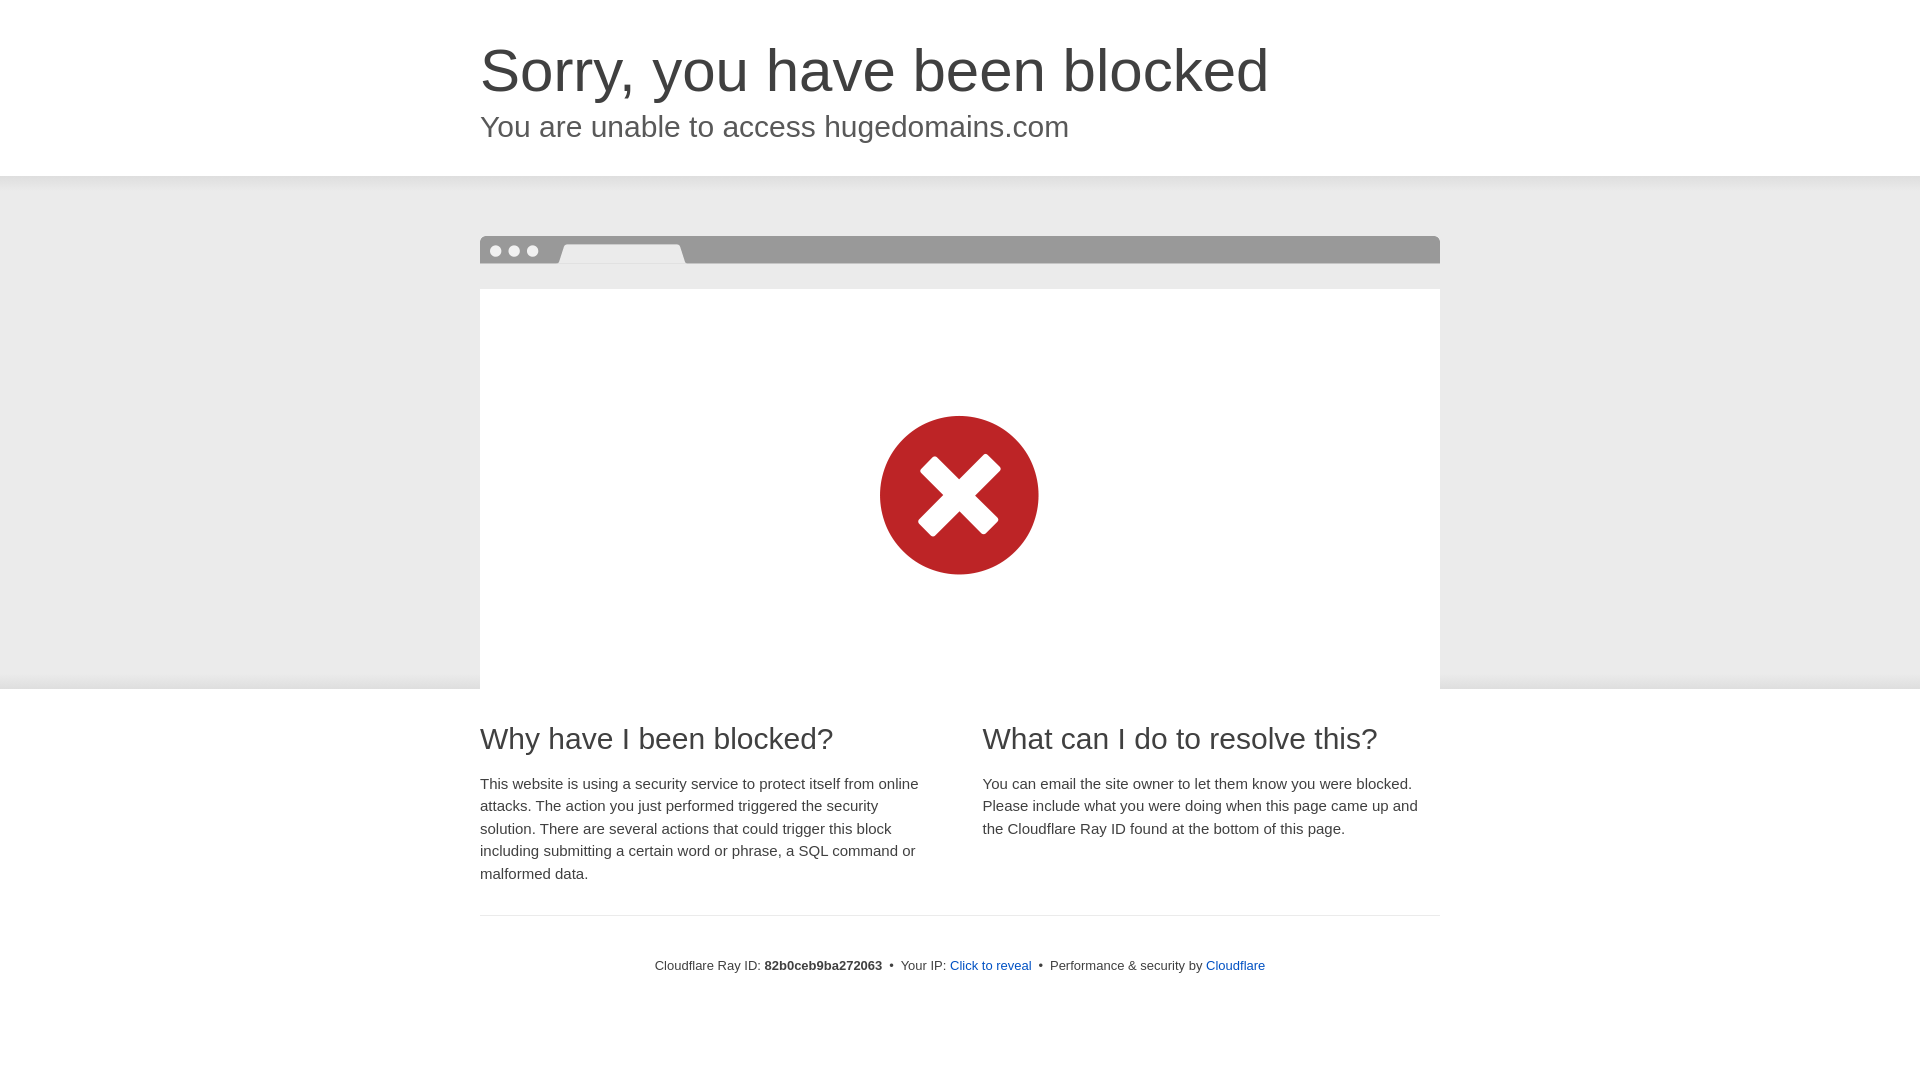  What do you see at coordinates (990, 964) in the screenshot?
I see `'Click to reveal'` at bounding box center [990, 964].